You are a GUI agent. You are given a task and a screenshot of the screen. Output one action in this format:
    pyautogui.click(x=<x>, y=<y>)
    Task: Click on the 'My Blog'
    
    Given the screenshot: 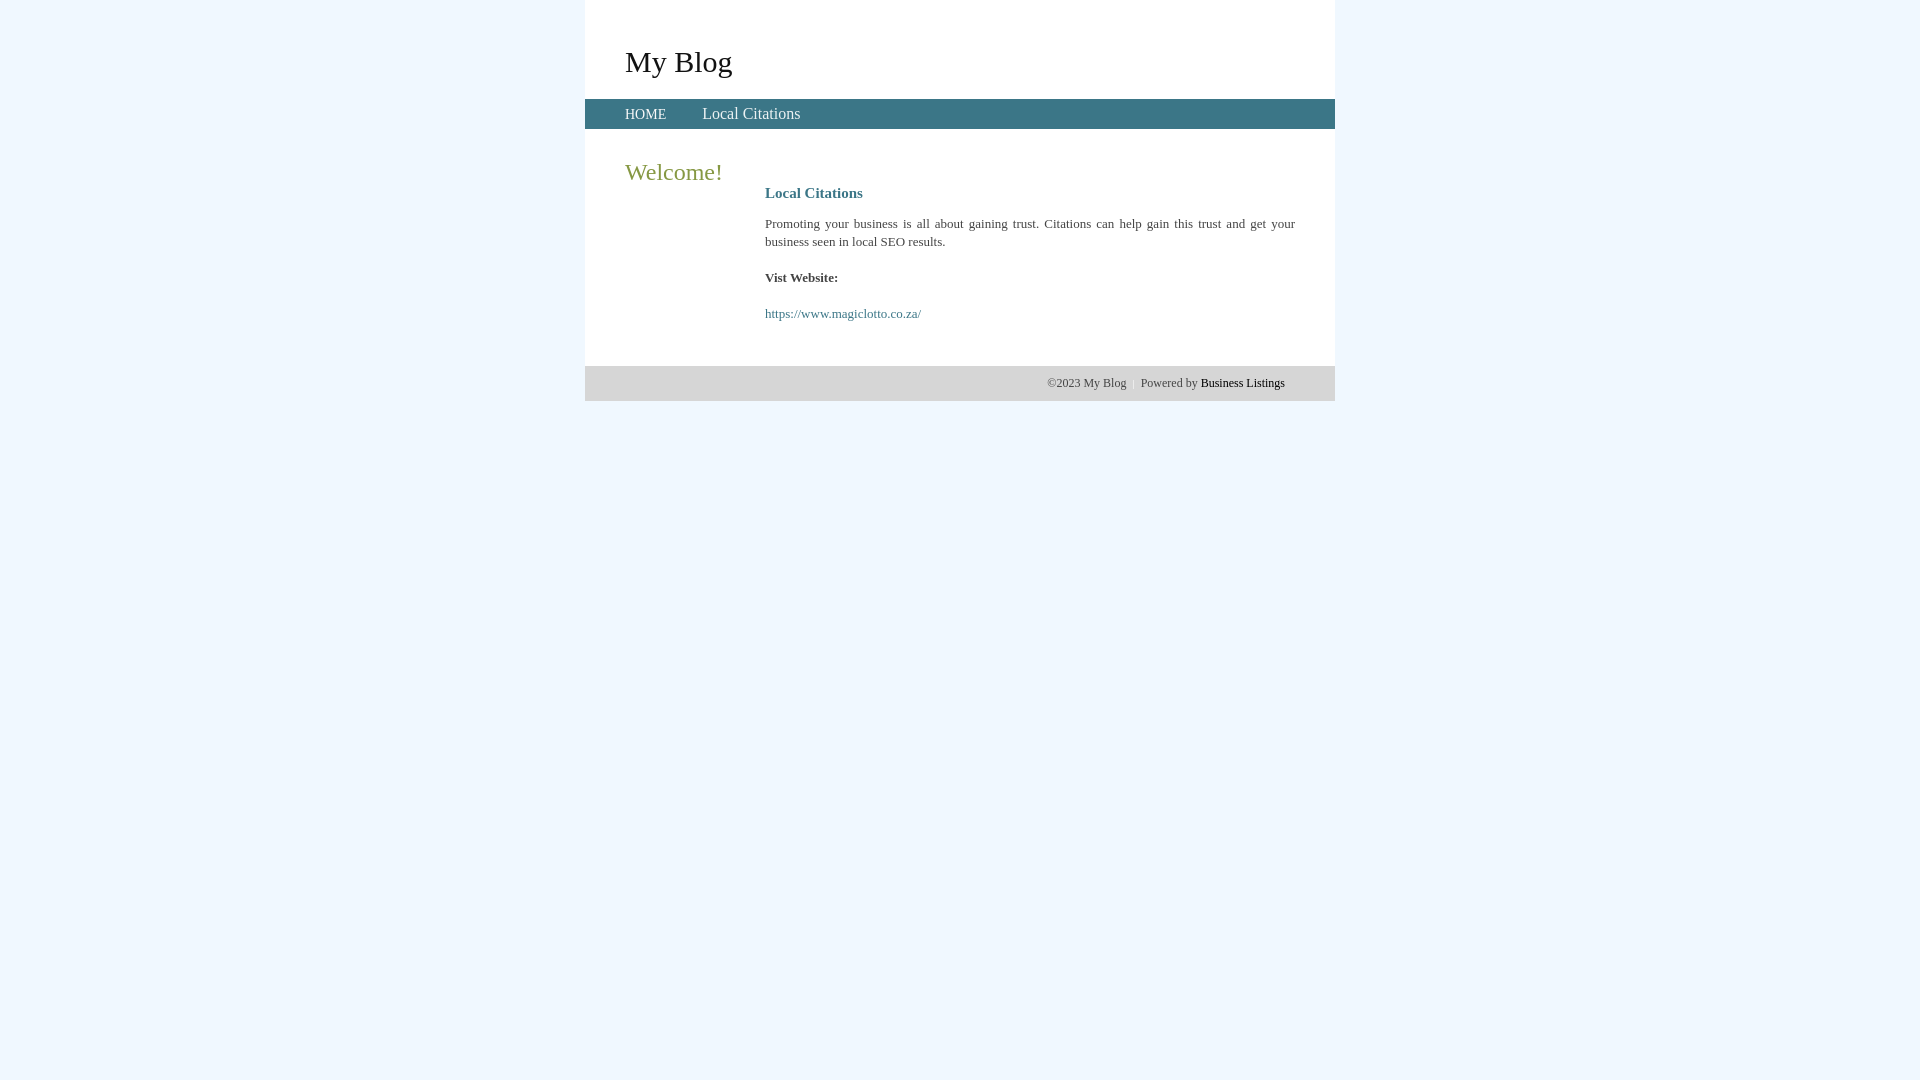 What is the action you would take?
    pyautogui.click(x=623, y=60)
    